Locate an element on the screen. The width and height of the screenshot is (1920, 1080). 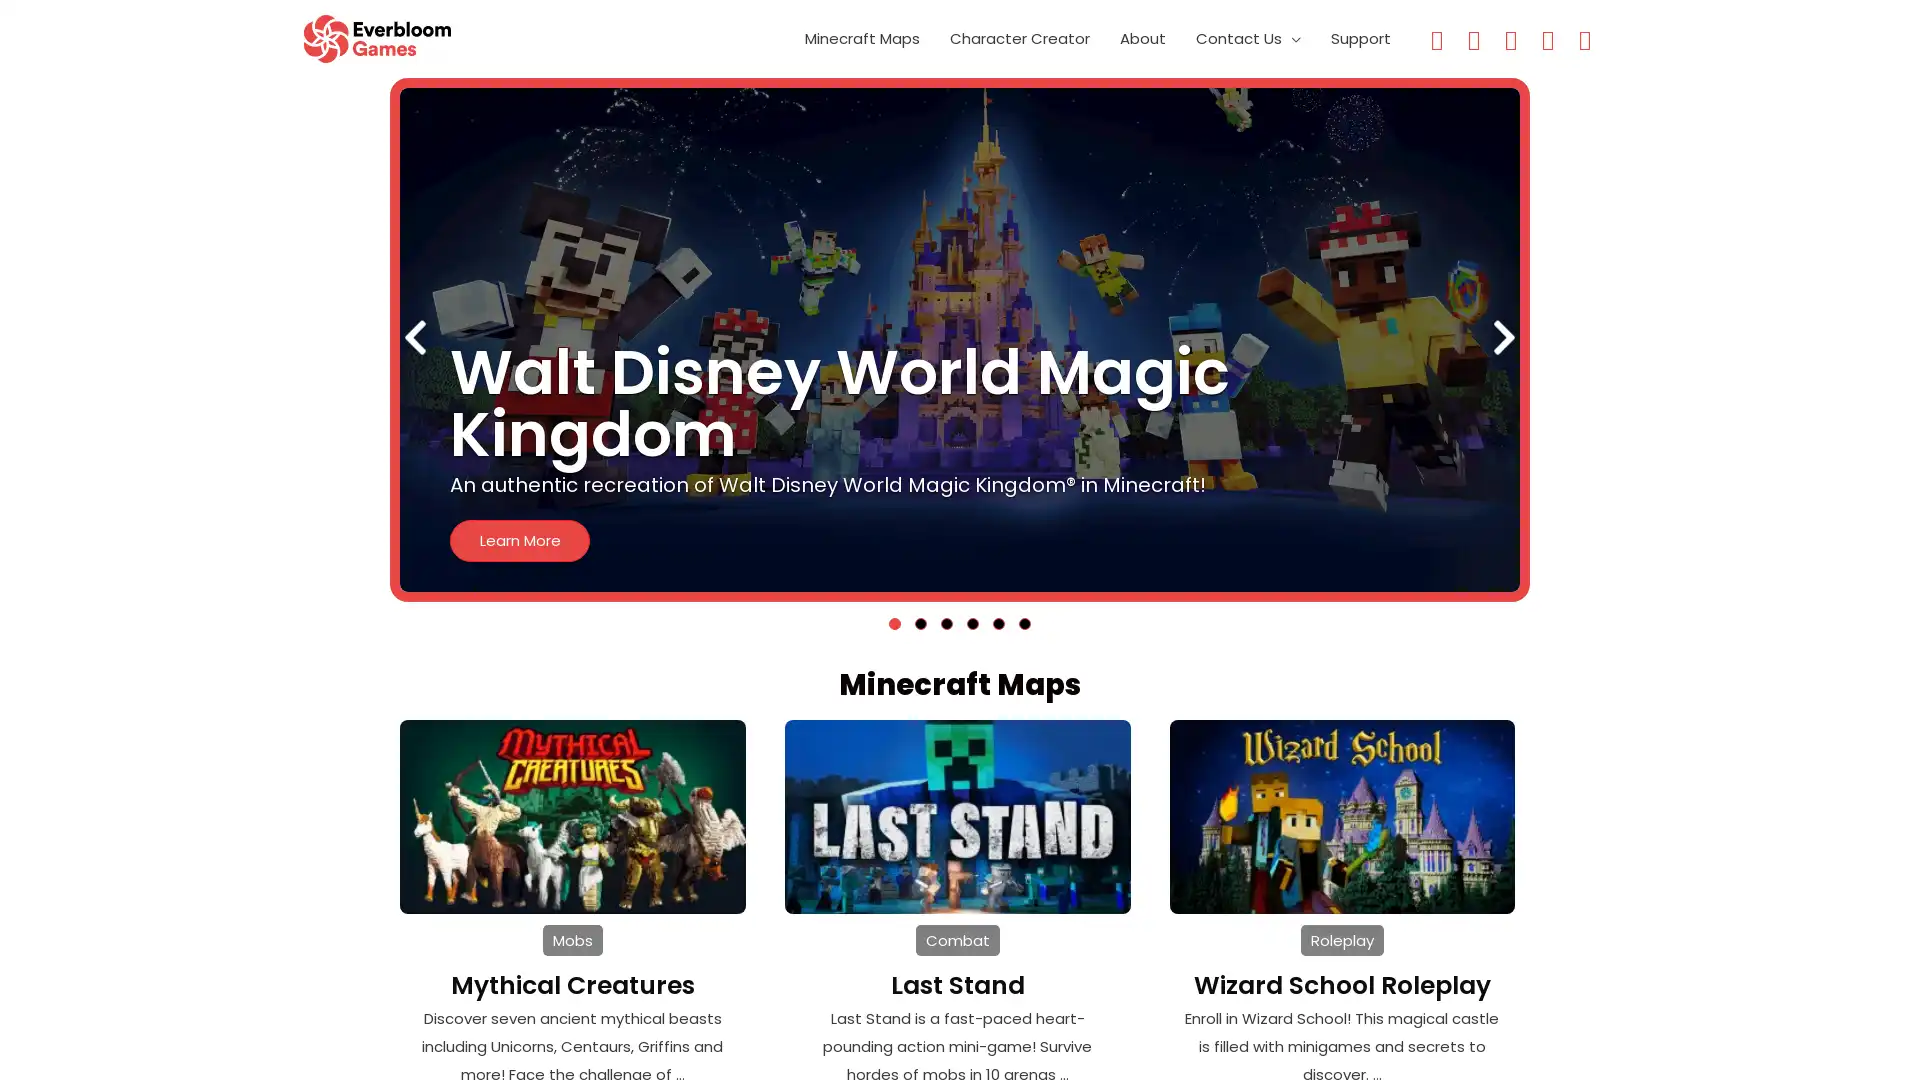
Next is located at coordinates (1503, 340).